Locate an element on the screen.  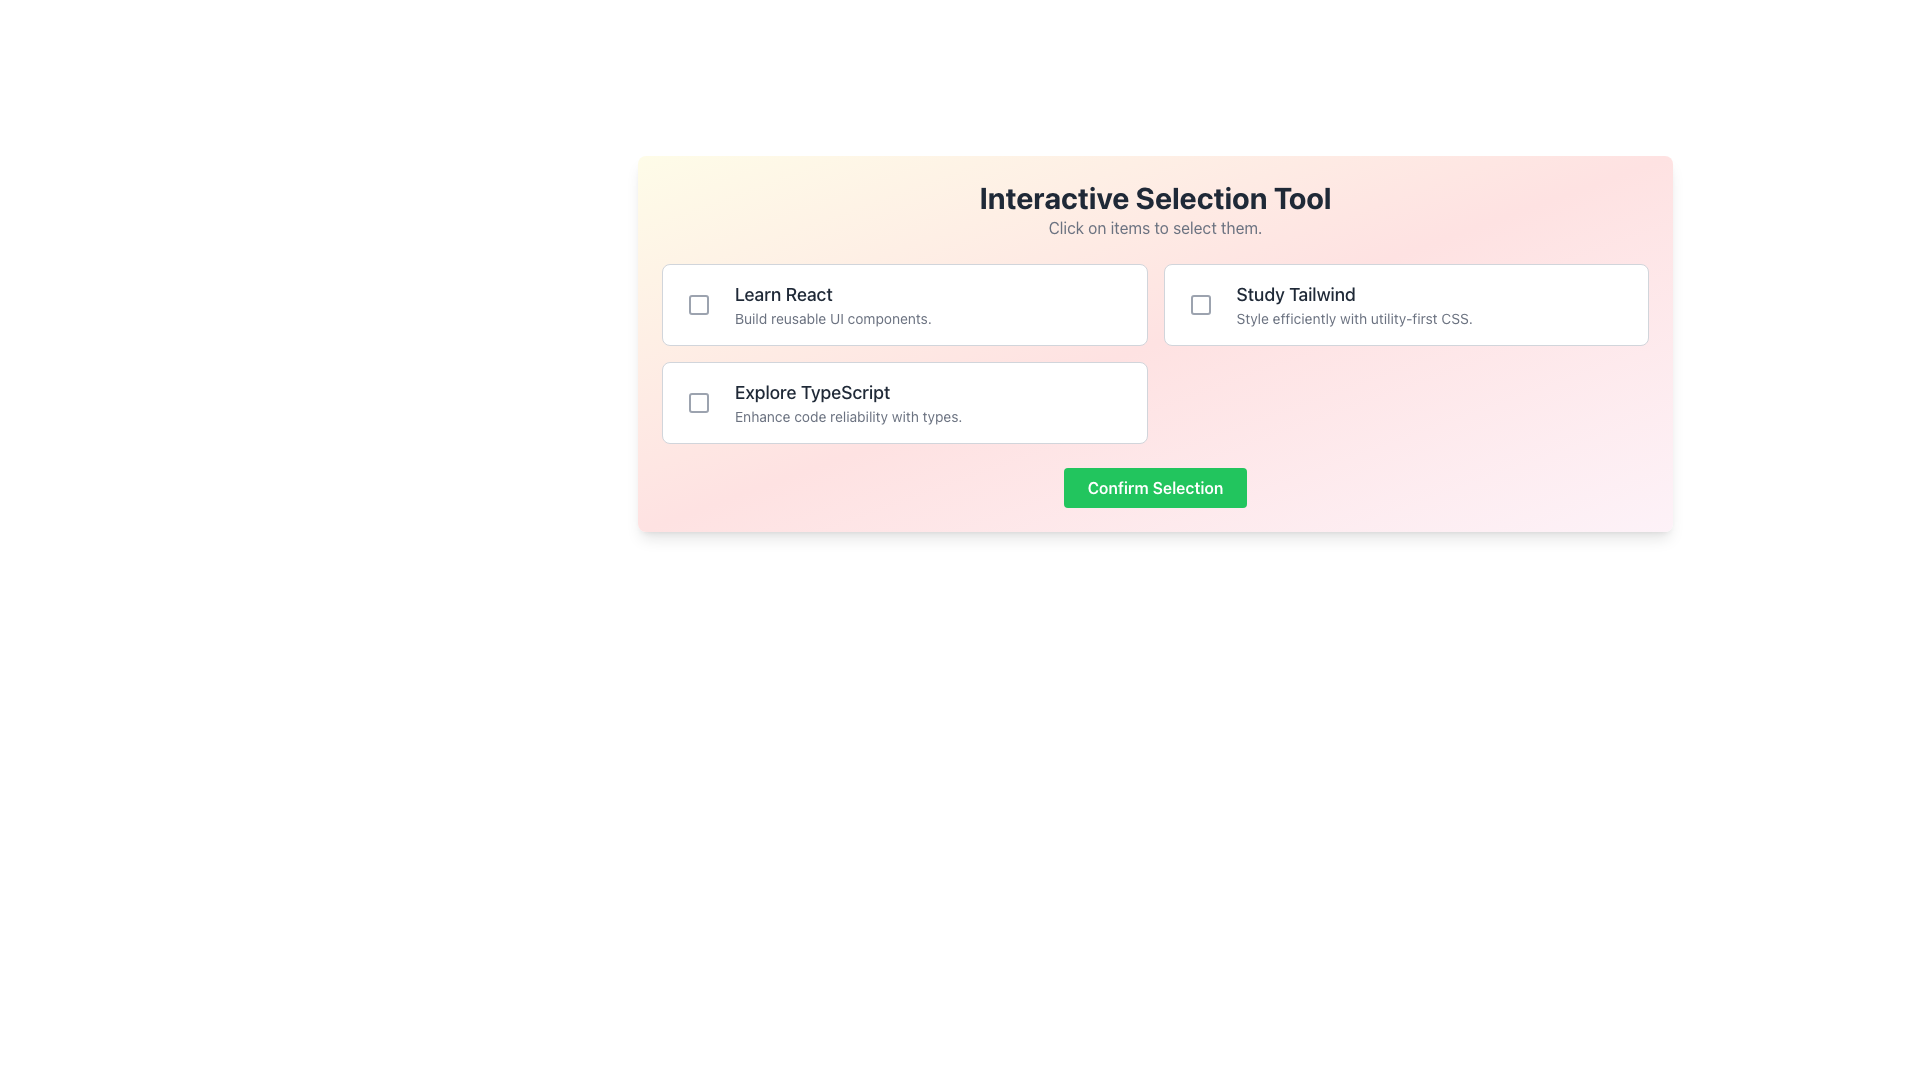
the selectable card with a checkbox located in the top-left corner of the grid layout is located at coordinates (903, 304).